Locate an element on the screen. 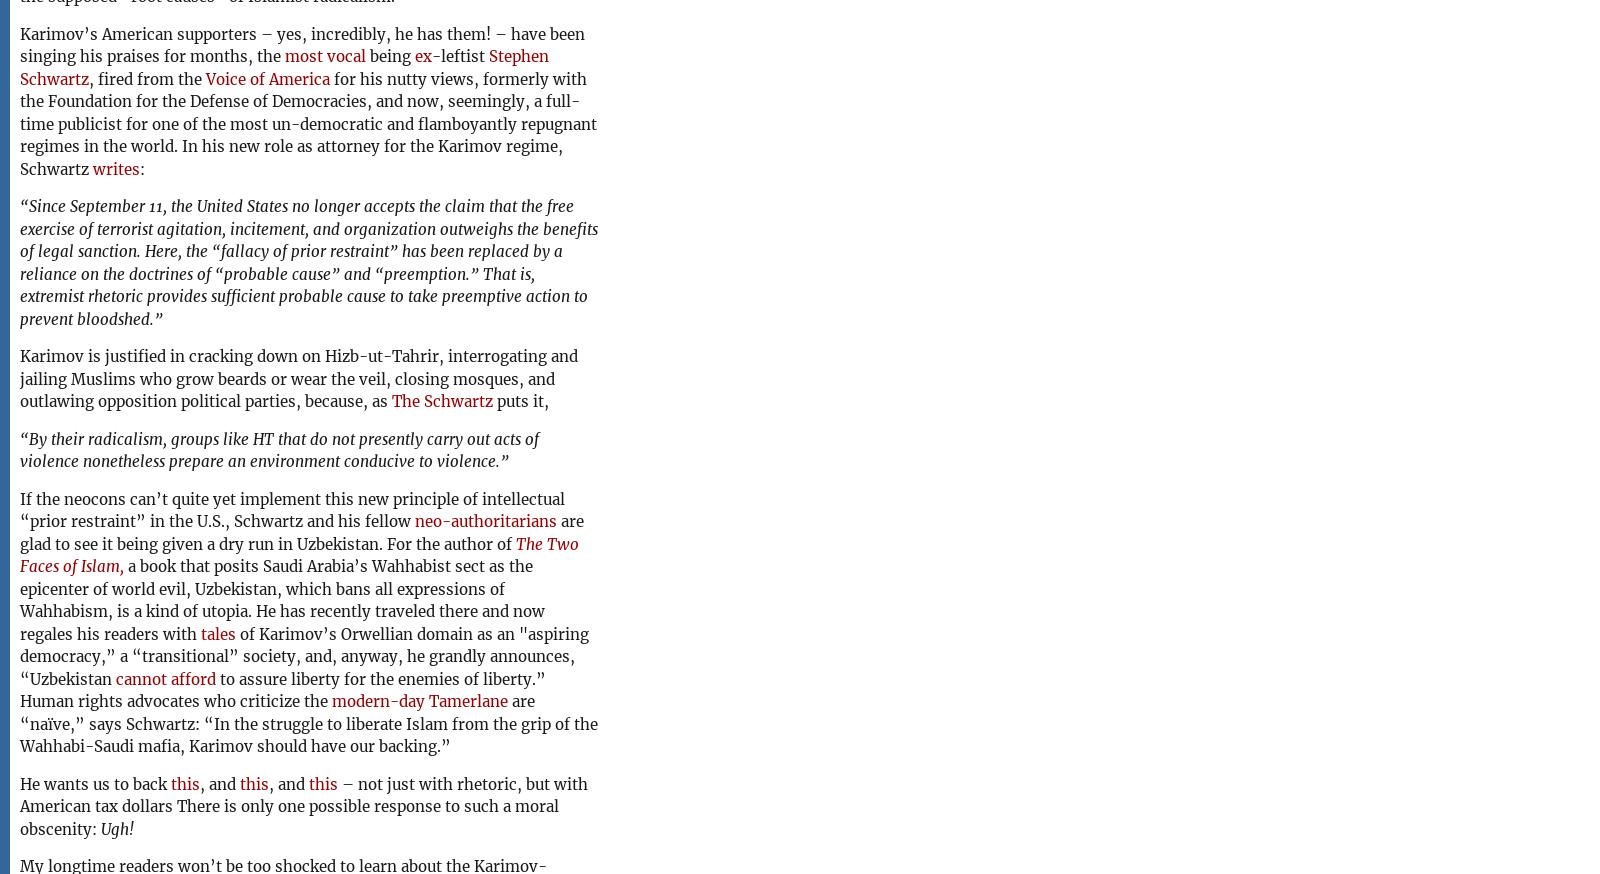  '“By their radicalism, groups like HT that do not presently carry out acts of violence nonetheless prepare an environment conducive to violence.”' is located at coordinates (279, 449).